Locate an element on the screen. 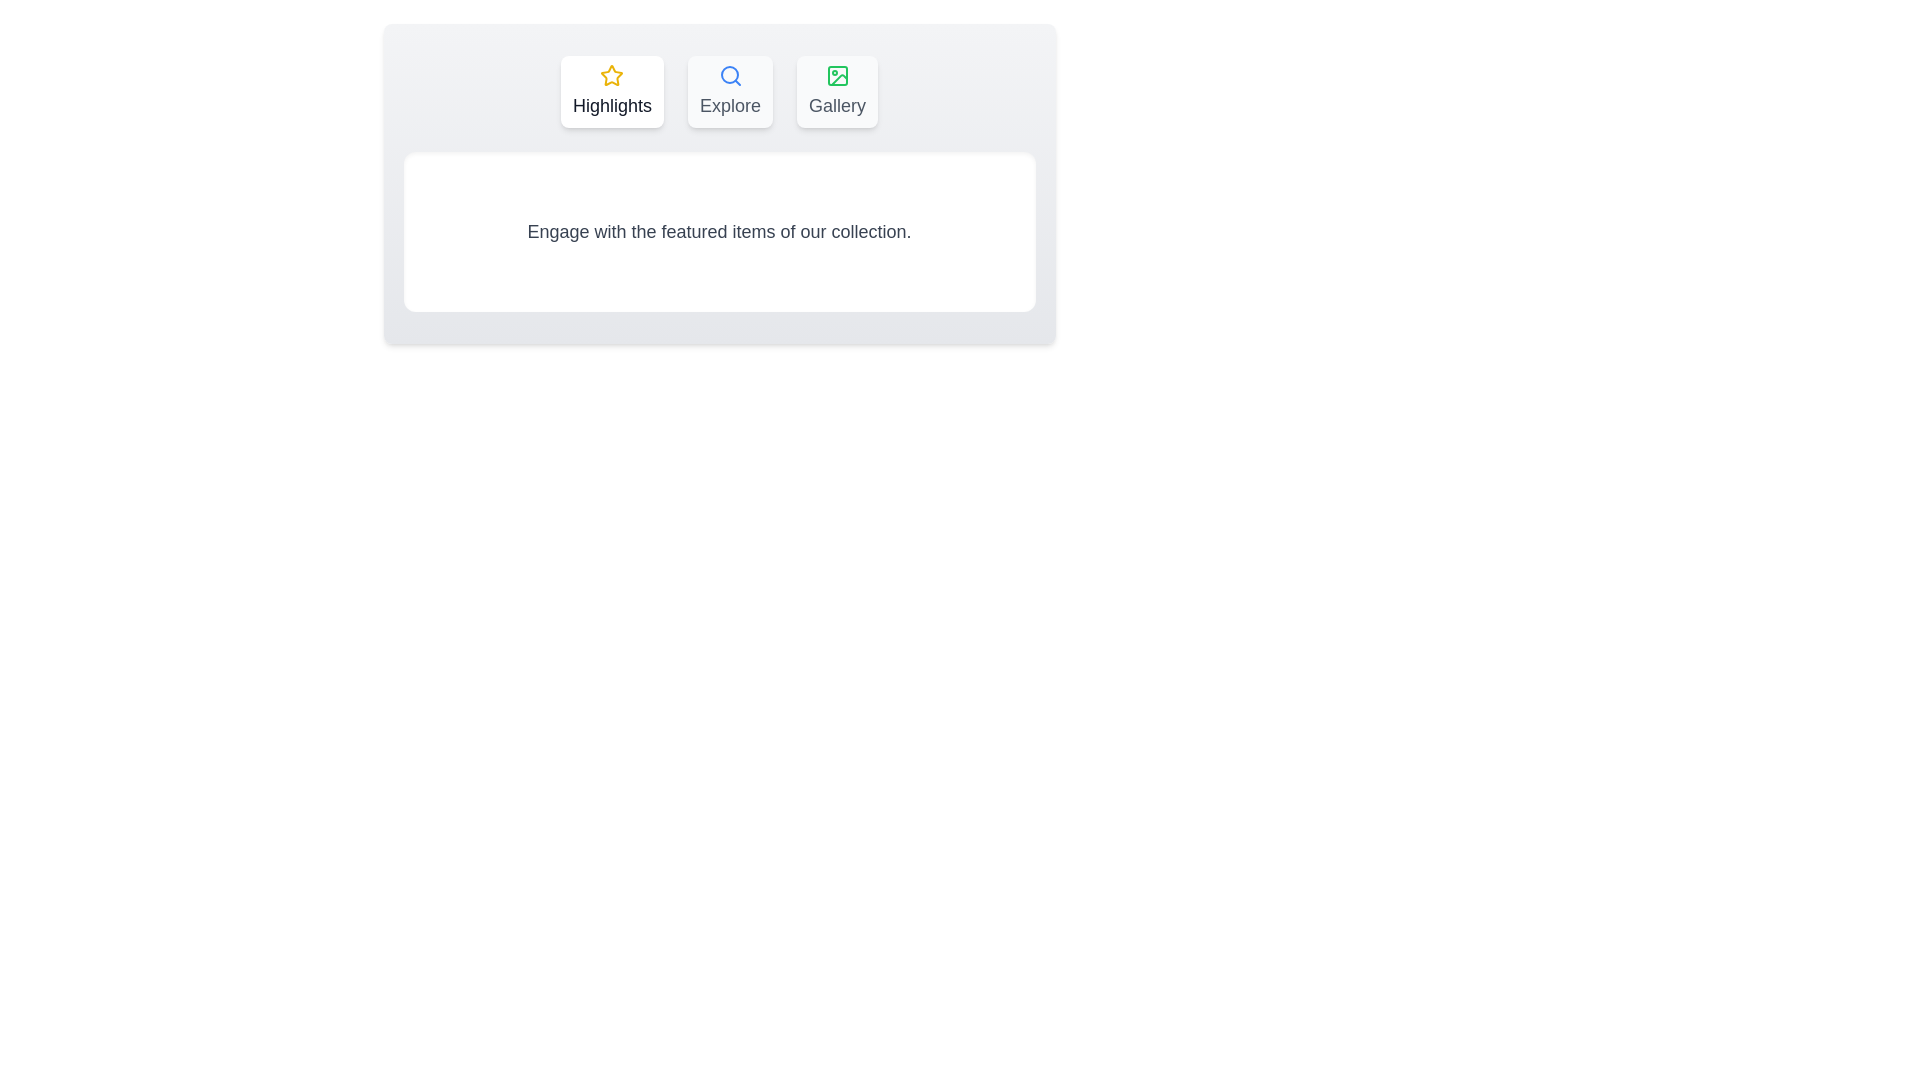  the tab labeled Highlights to observe the hover animation is located at coordinates (611, 92).